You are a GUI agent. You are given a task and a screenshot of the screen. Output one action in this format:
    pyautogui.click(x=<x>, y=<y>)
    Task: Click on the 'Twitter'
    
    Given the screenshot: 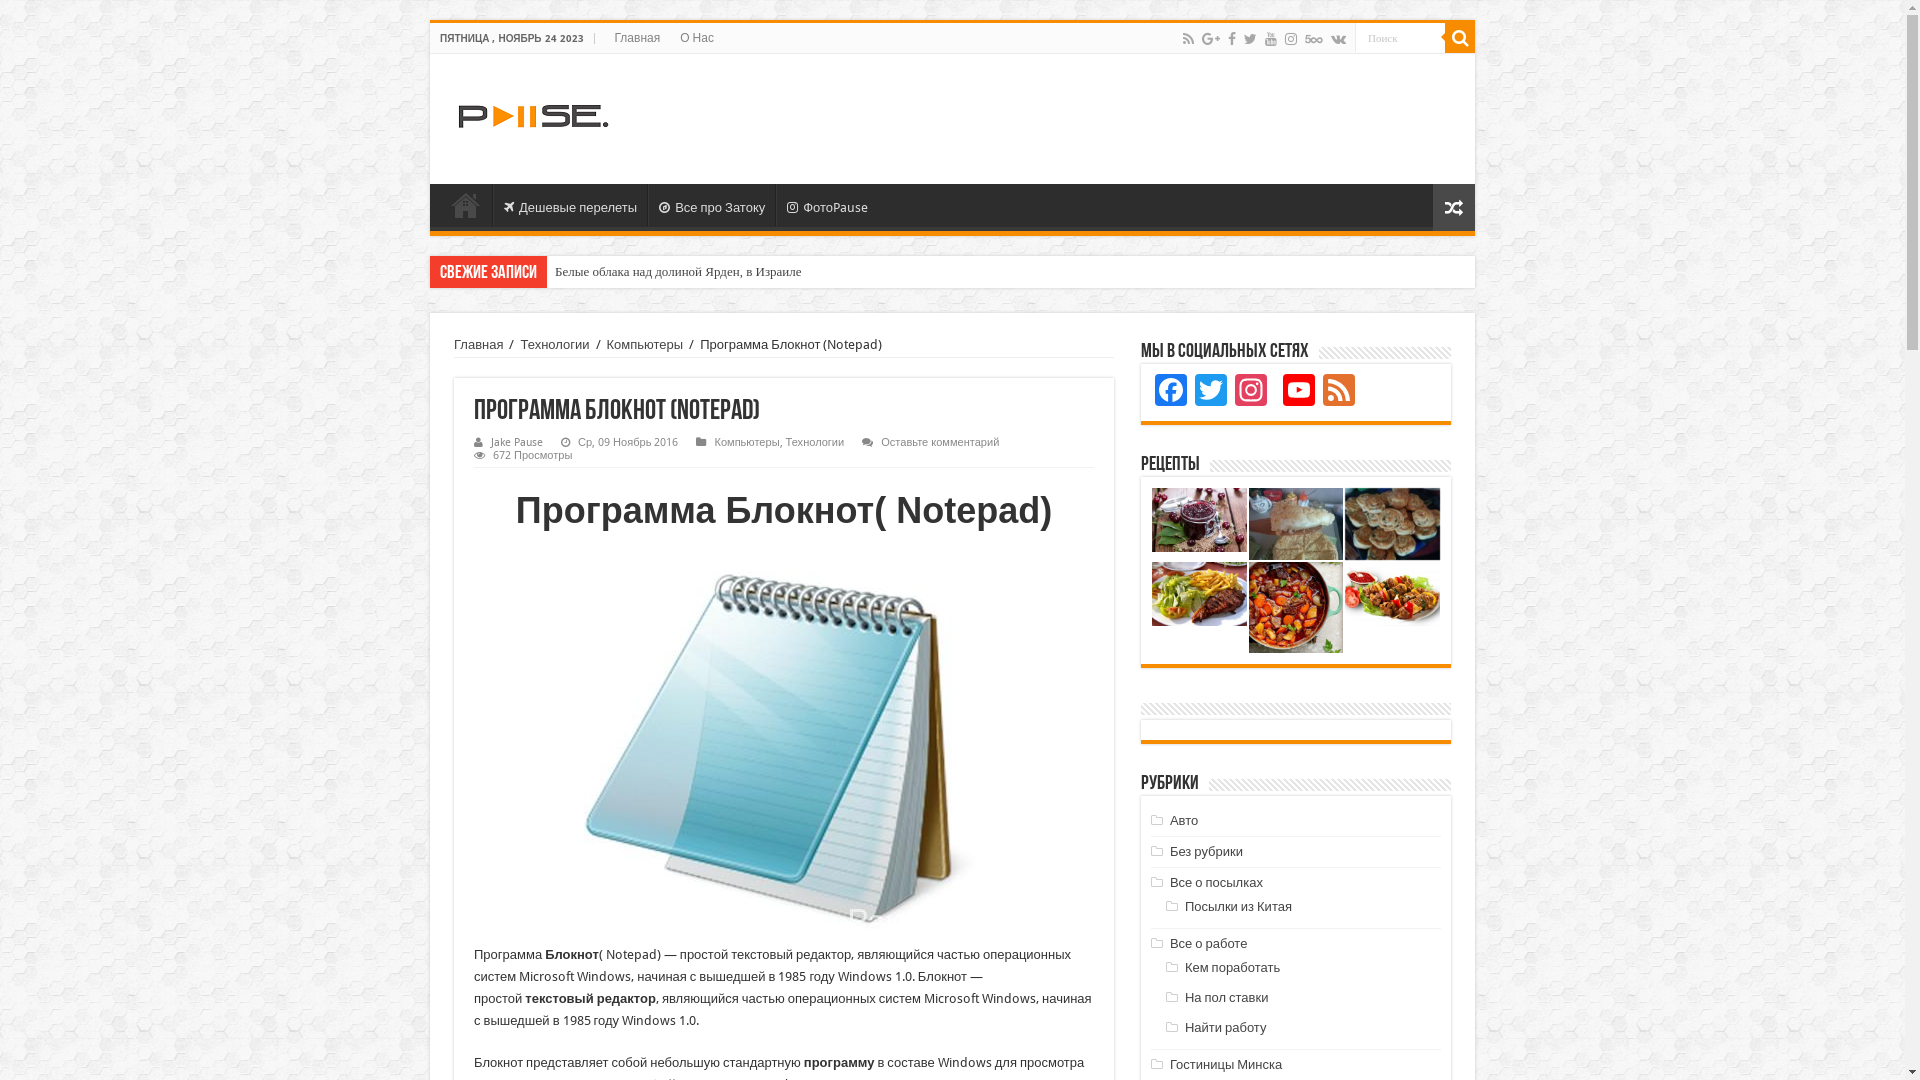 What is the action you would take?
    pyautogui.click(x=1249, y=38)
    